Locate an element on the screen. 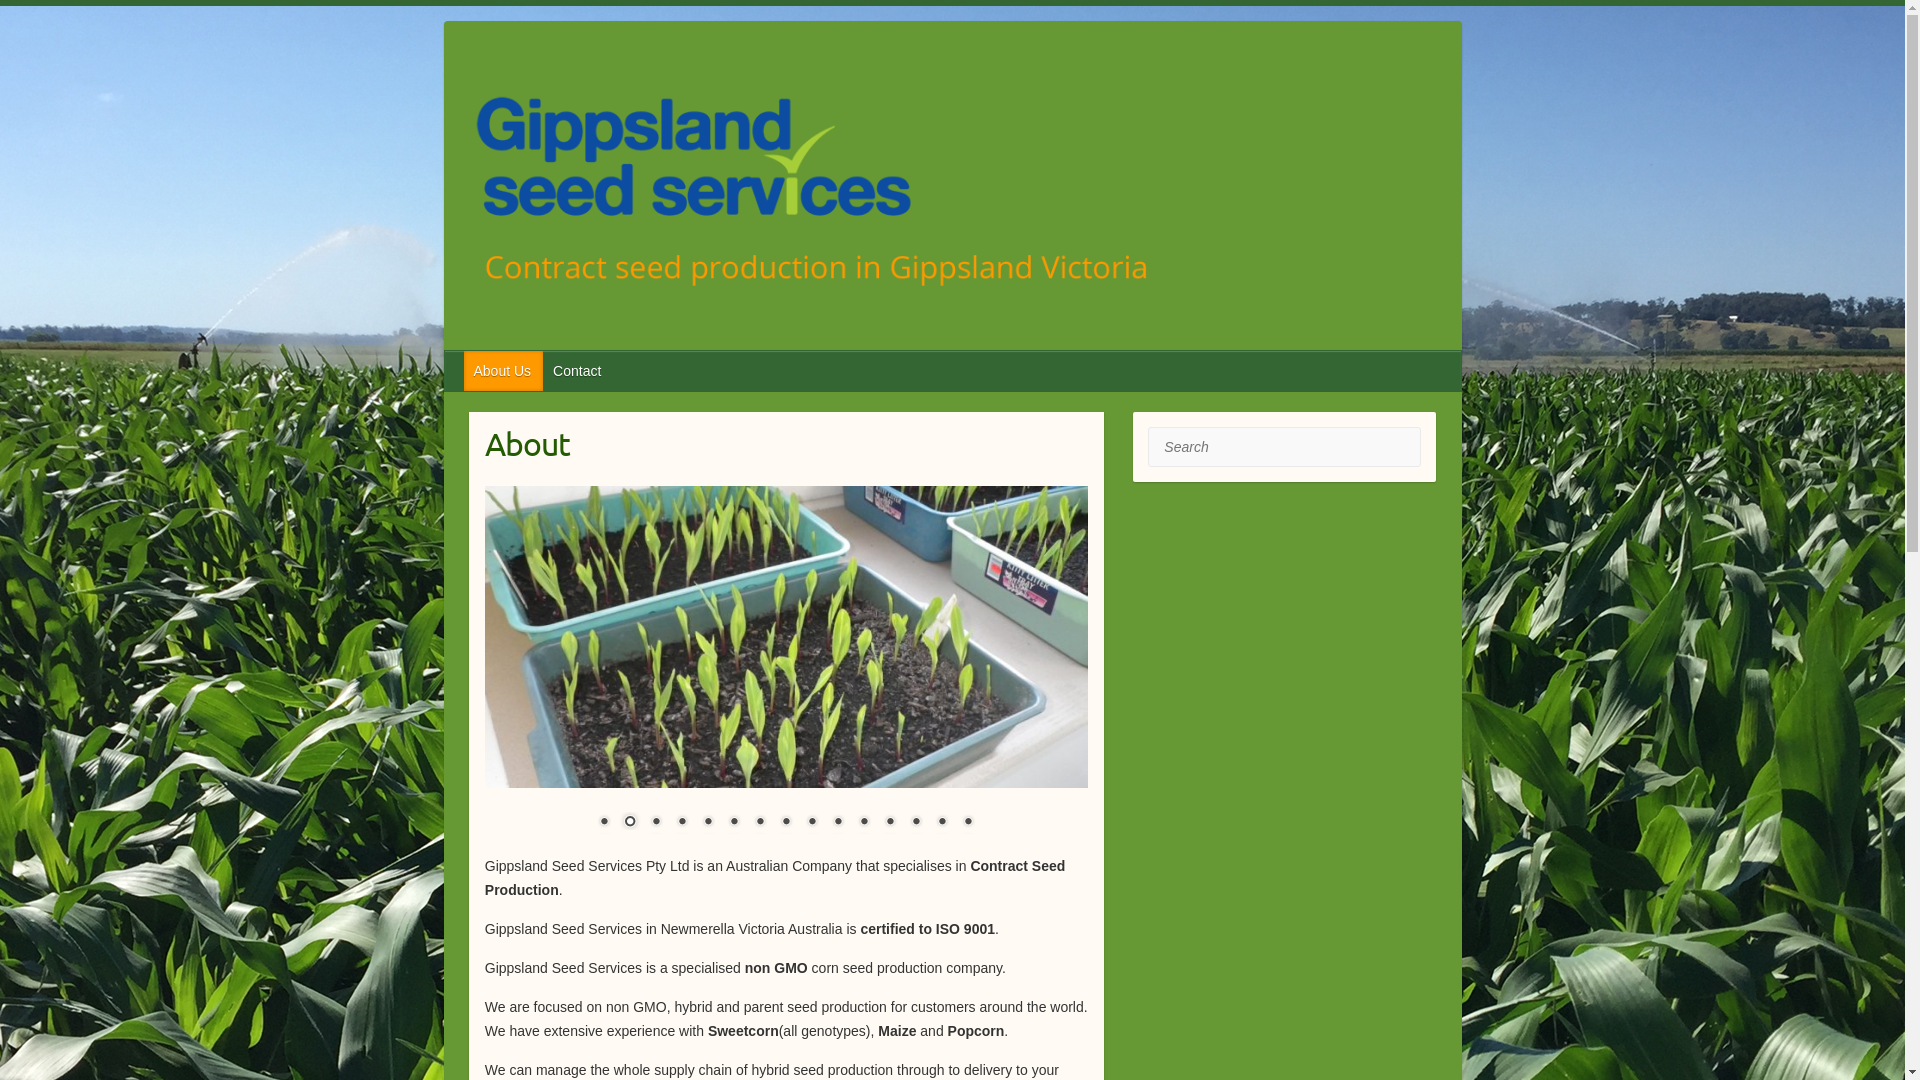  '5' is located at coordinates (708, 822).